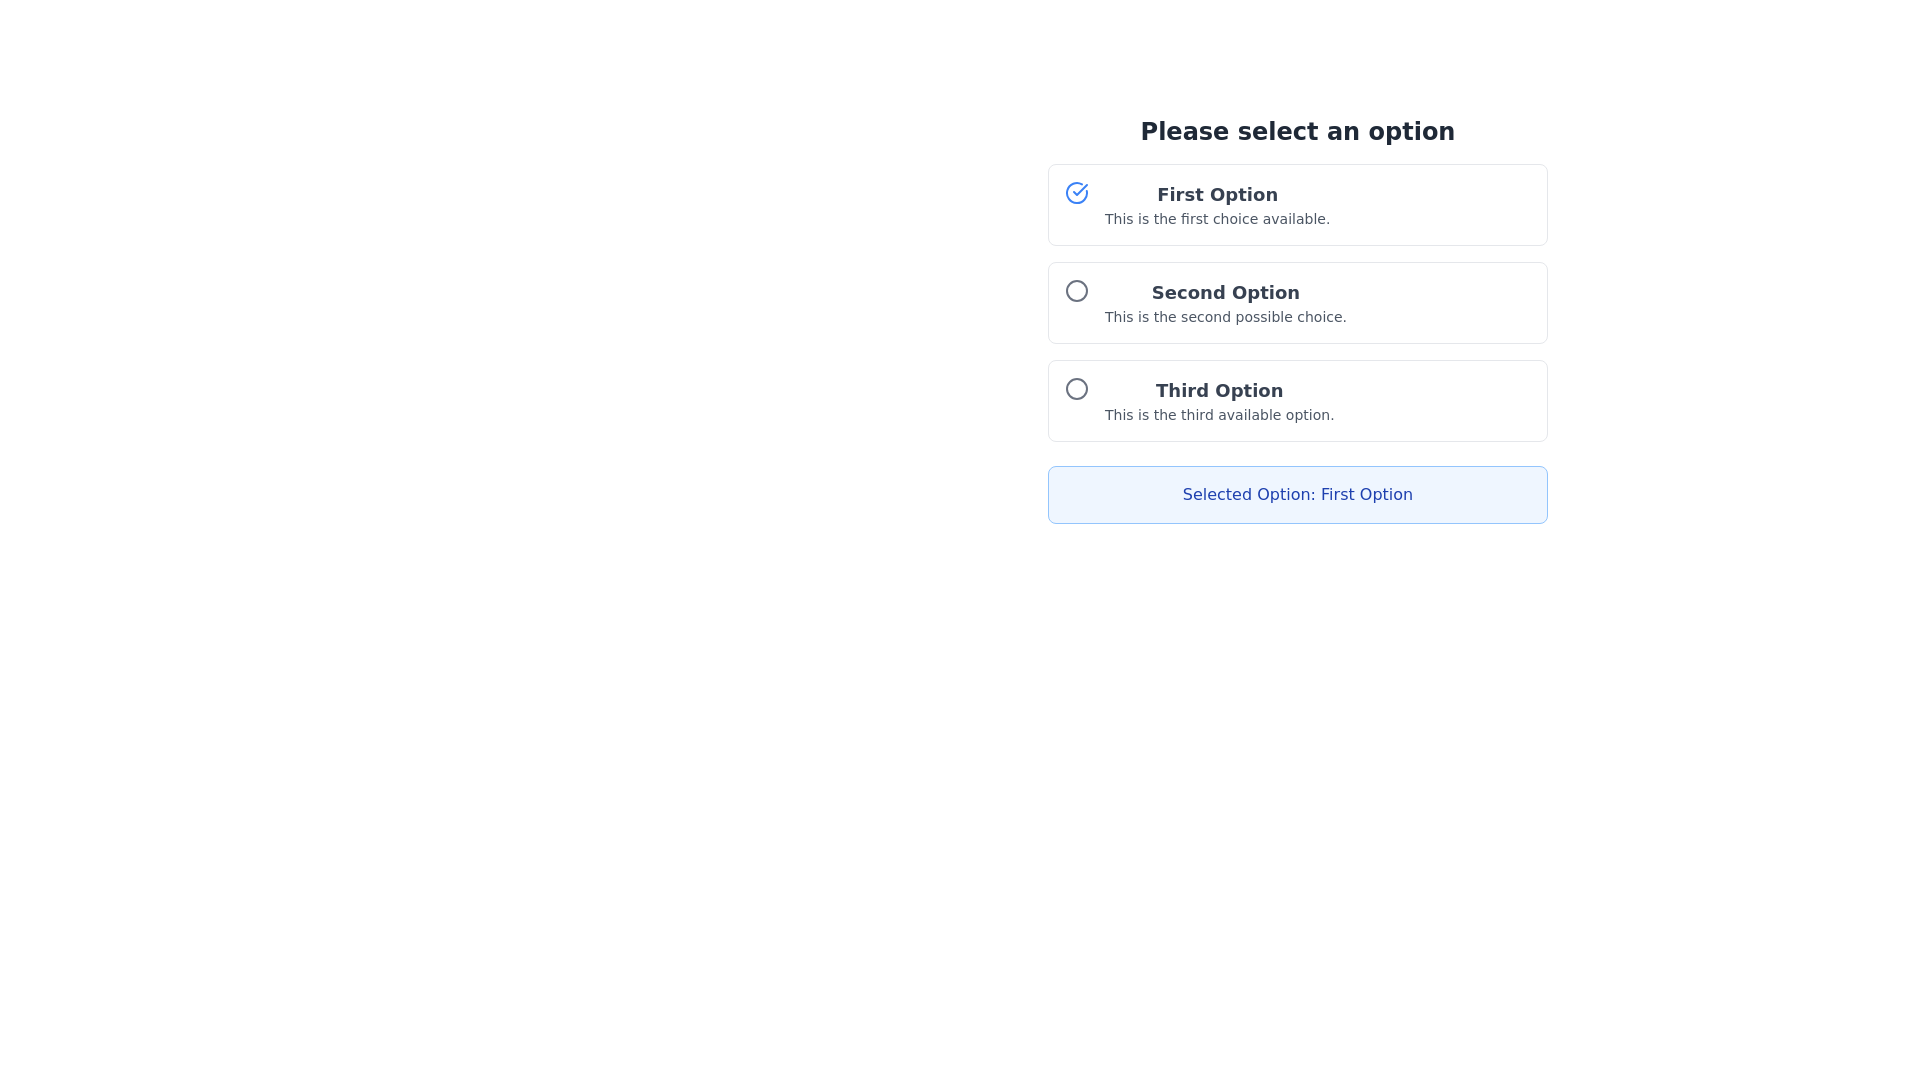 This screenshot has width=1920, height=1080. Describe the element at coordinates (1225, 303) in the screenshot. I see `the second selectable option in the list` at that location.